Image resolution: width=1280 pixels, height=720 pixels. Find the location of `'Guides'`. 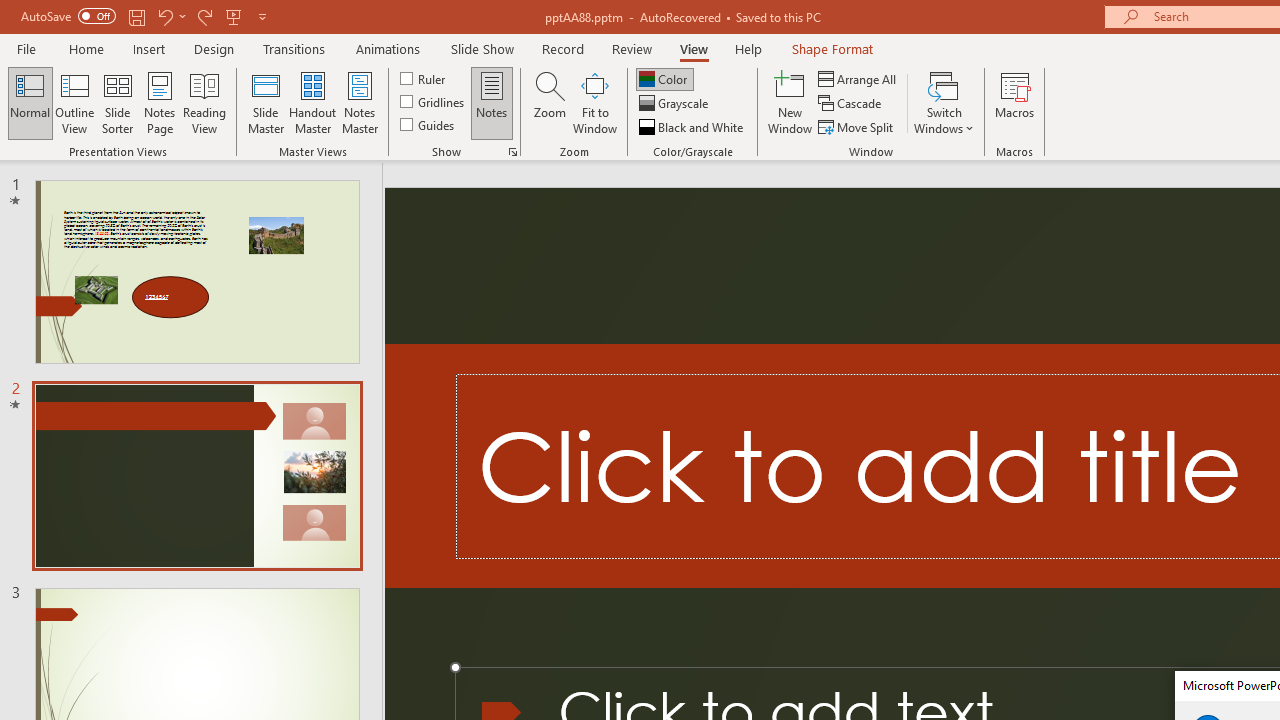

'Guides' is located at coordinates (427, 124).